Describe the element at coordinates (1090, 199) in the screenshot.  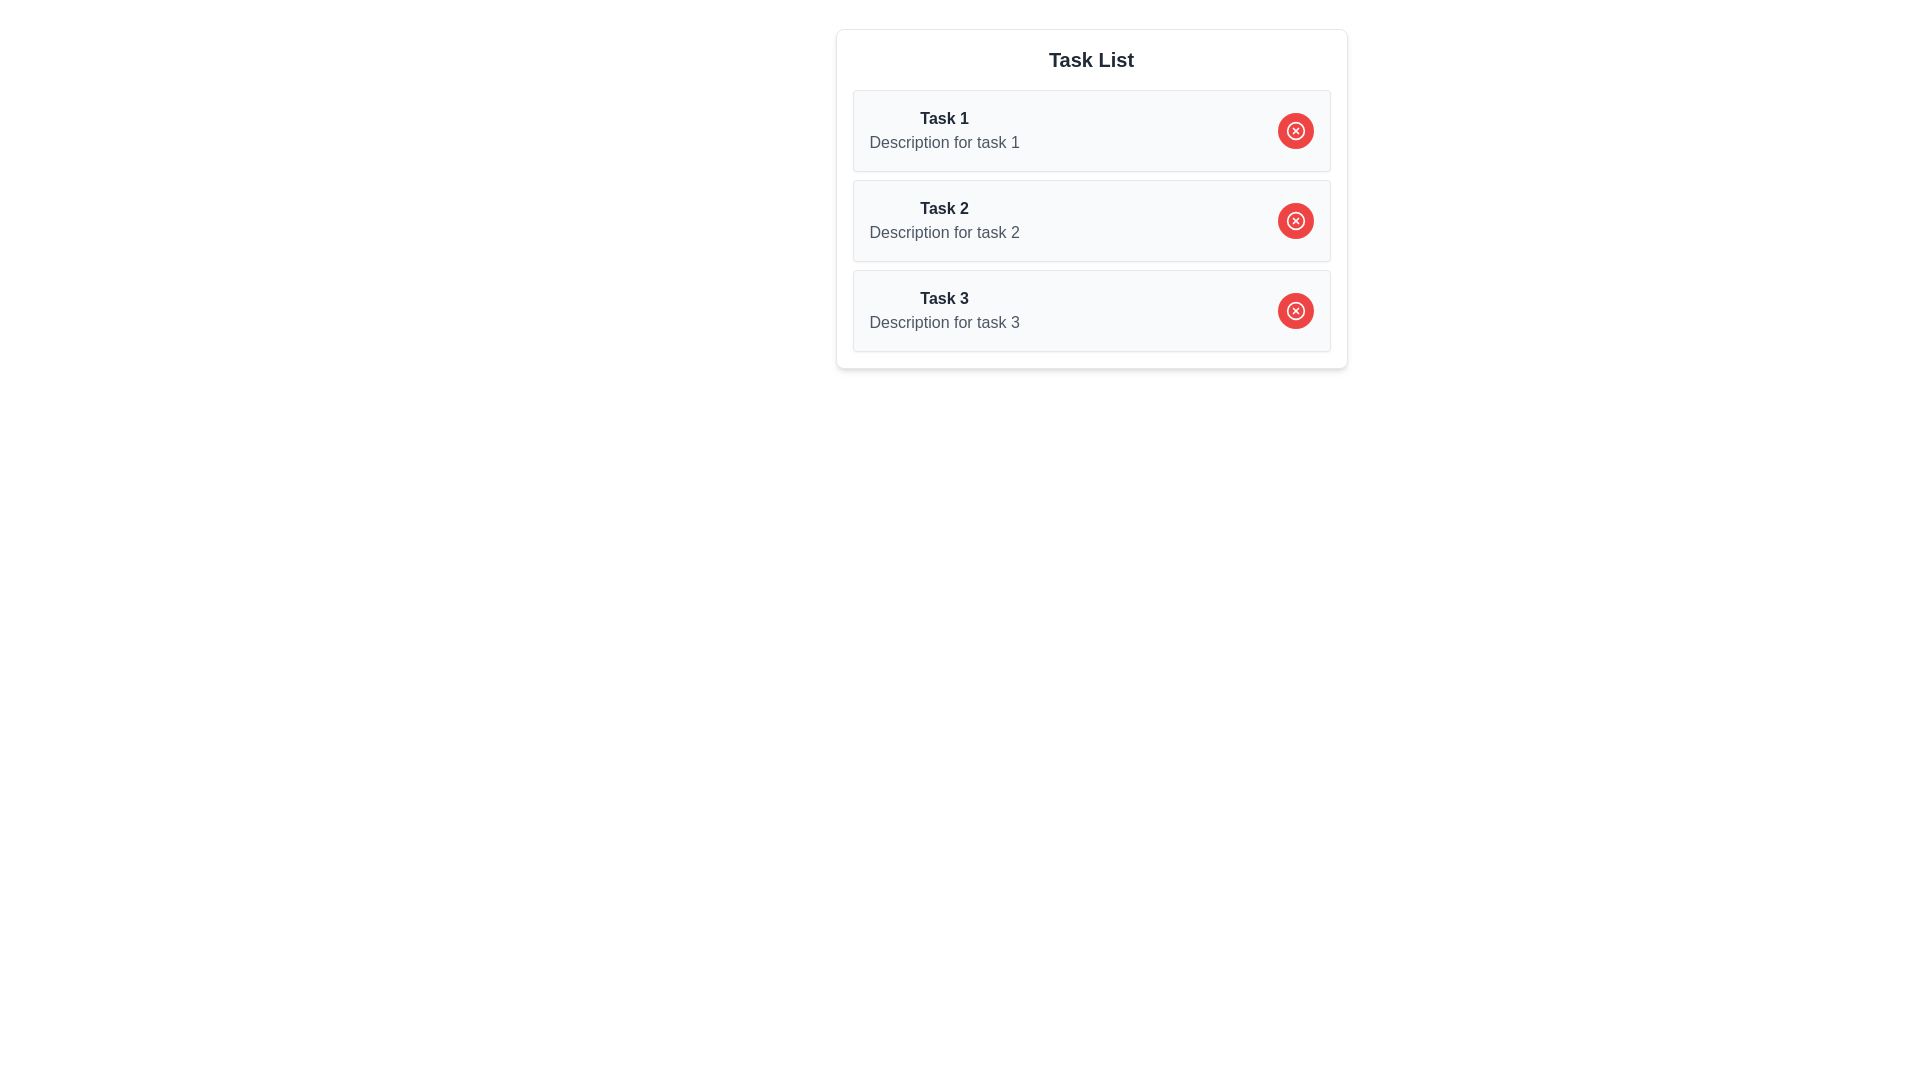
I see `the second task entry titled 'Task 2' in the task list` at that location.